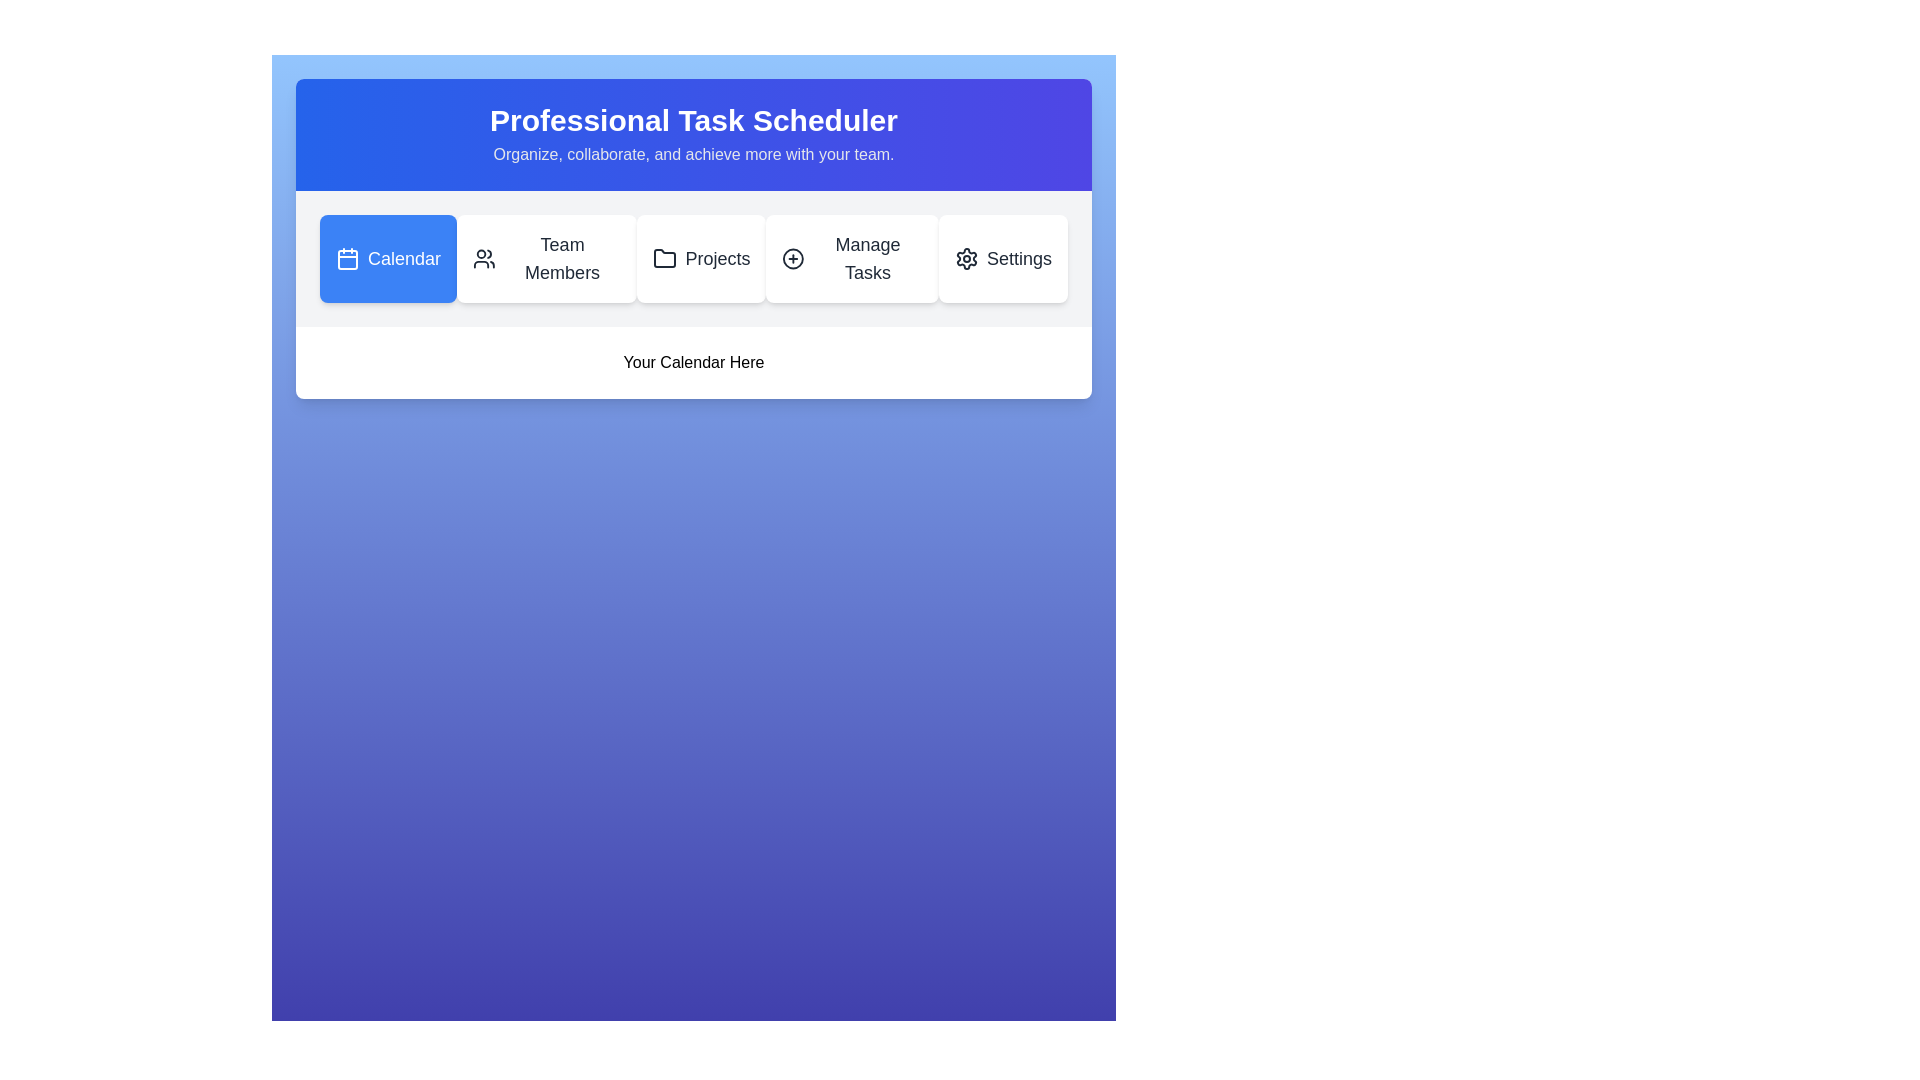 This screenshot has height=1080, width=1920. Describe the element at coordinates (694, 362) in the screenshot. I see `the textual phrase displaying 'Your Calendar Here' which is centered within a white rectangular background below the navigation bar` at that location.